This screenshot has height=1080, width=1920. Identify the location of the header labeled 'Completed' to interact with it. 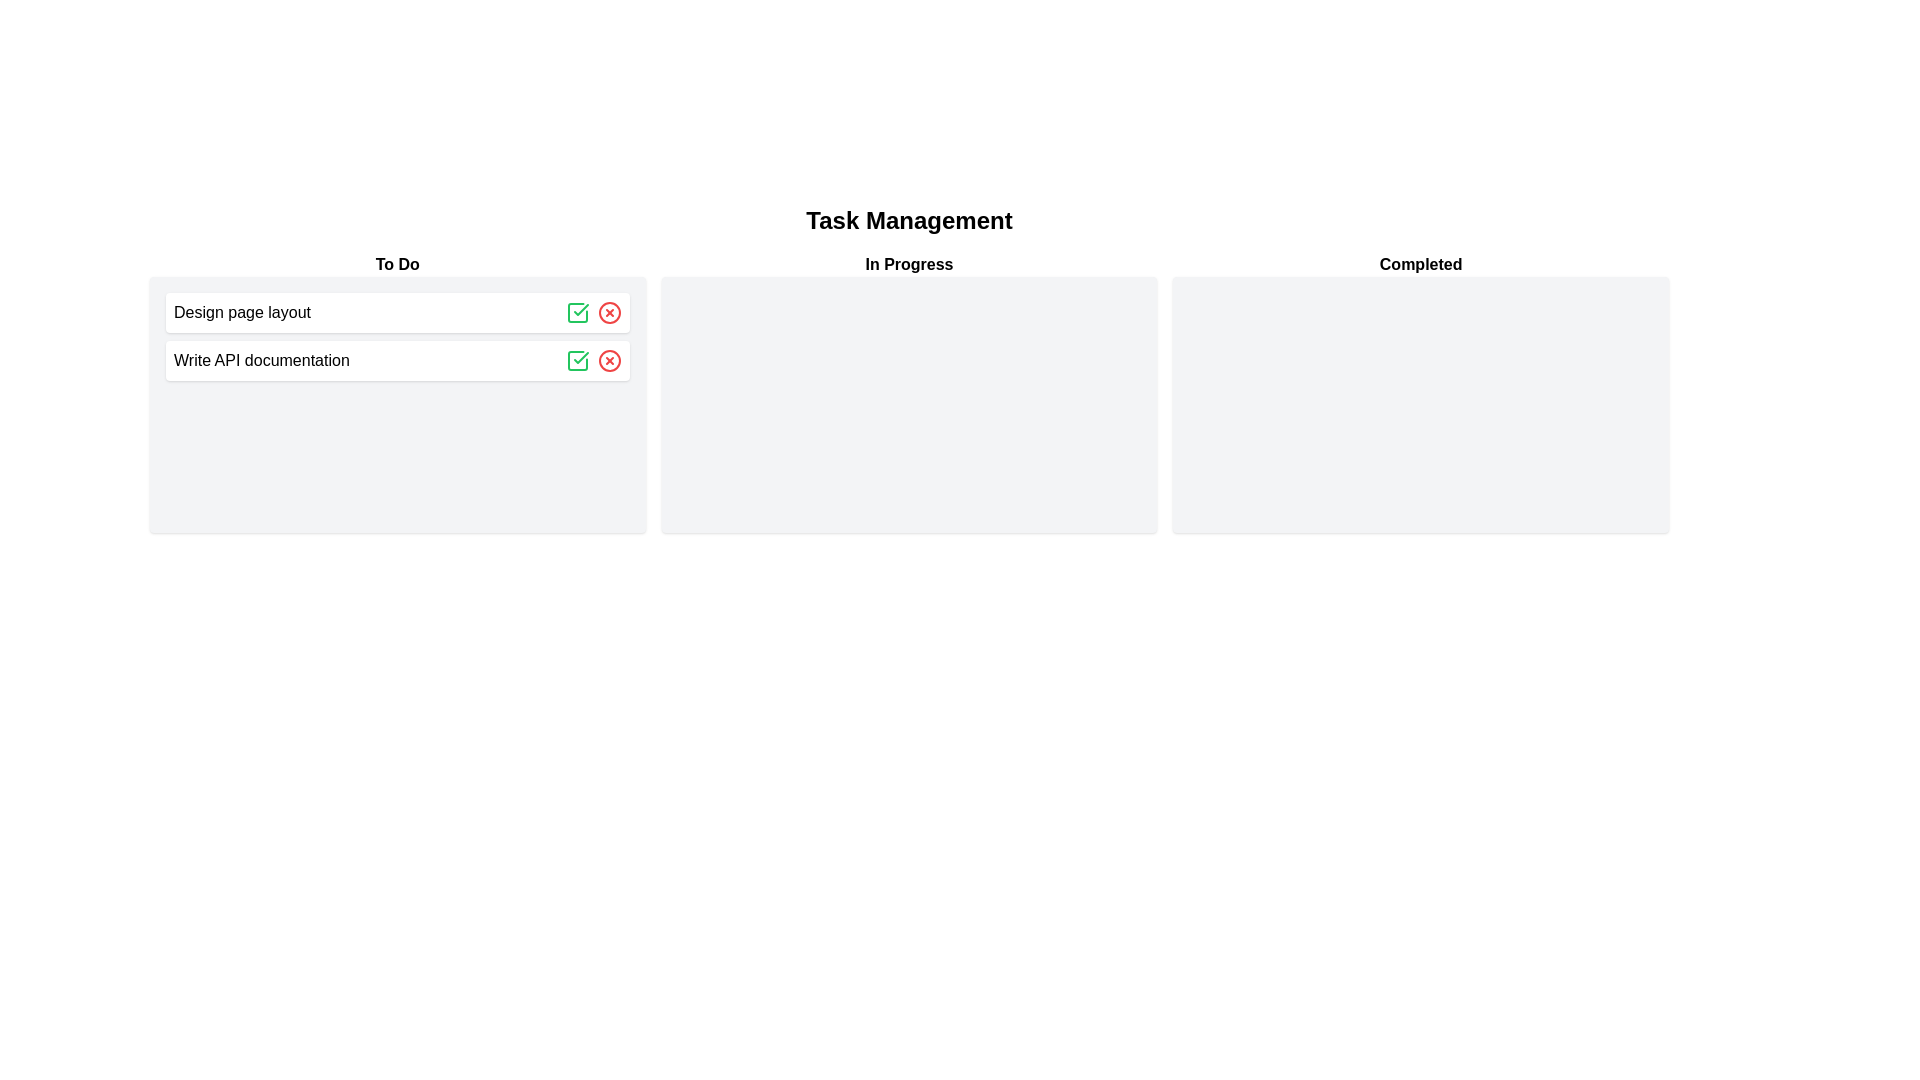
(1420, 264).